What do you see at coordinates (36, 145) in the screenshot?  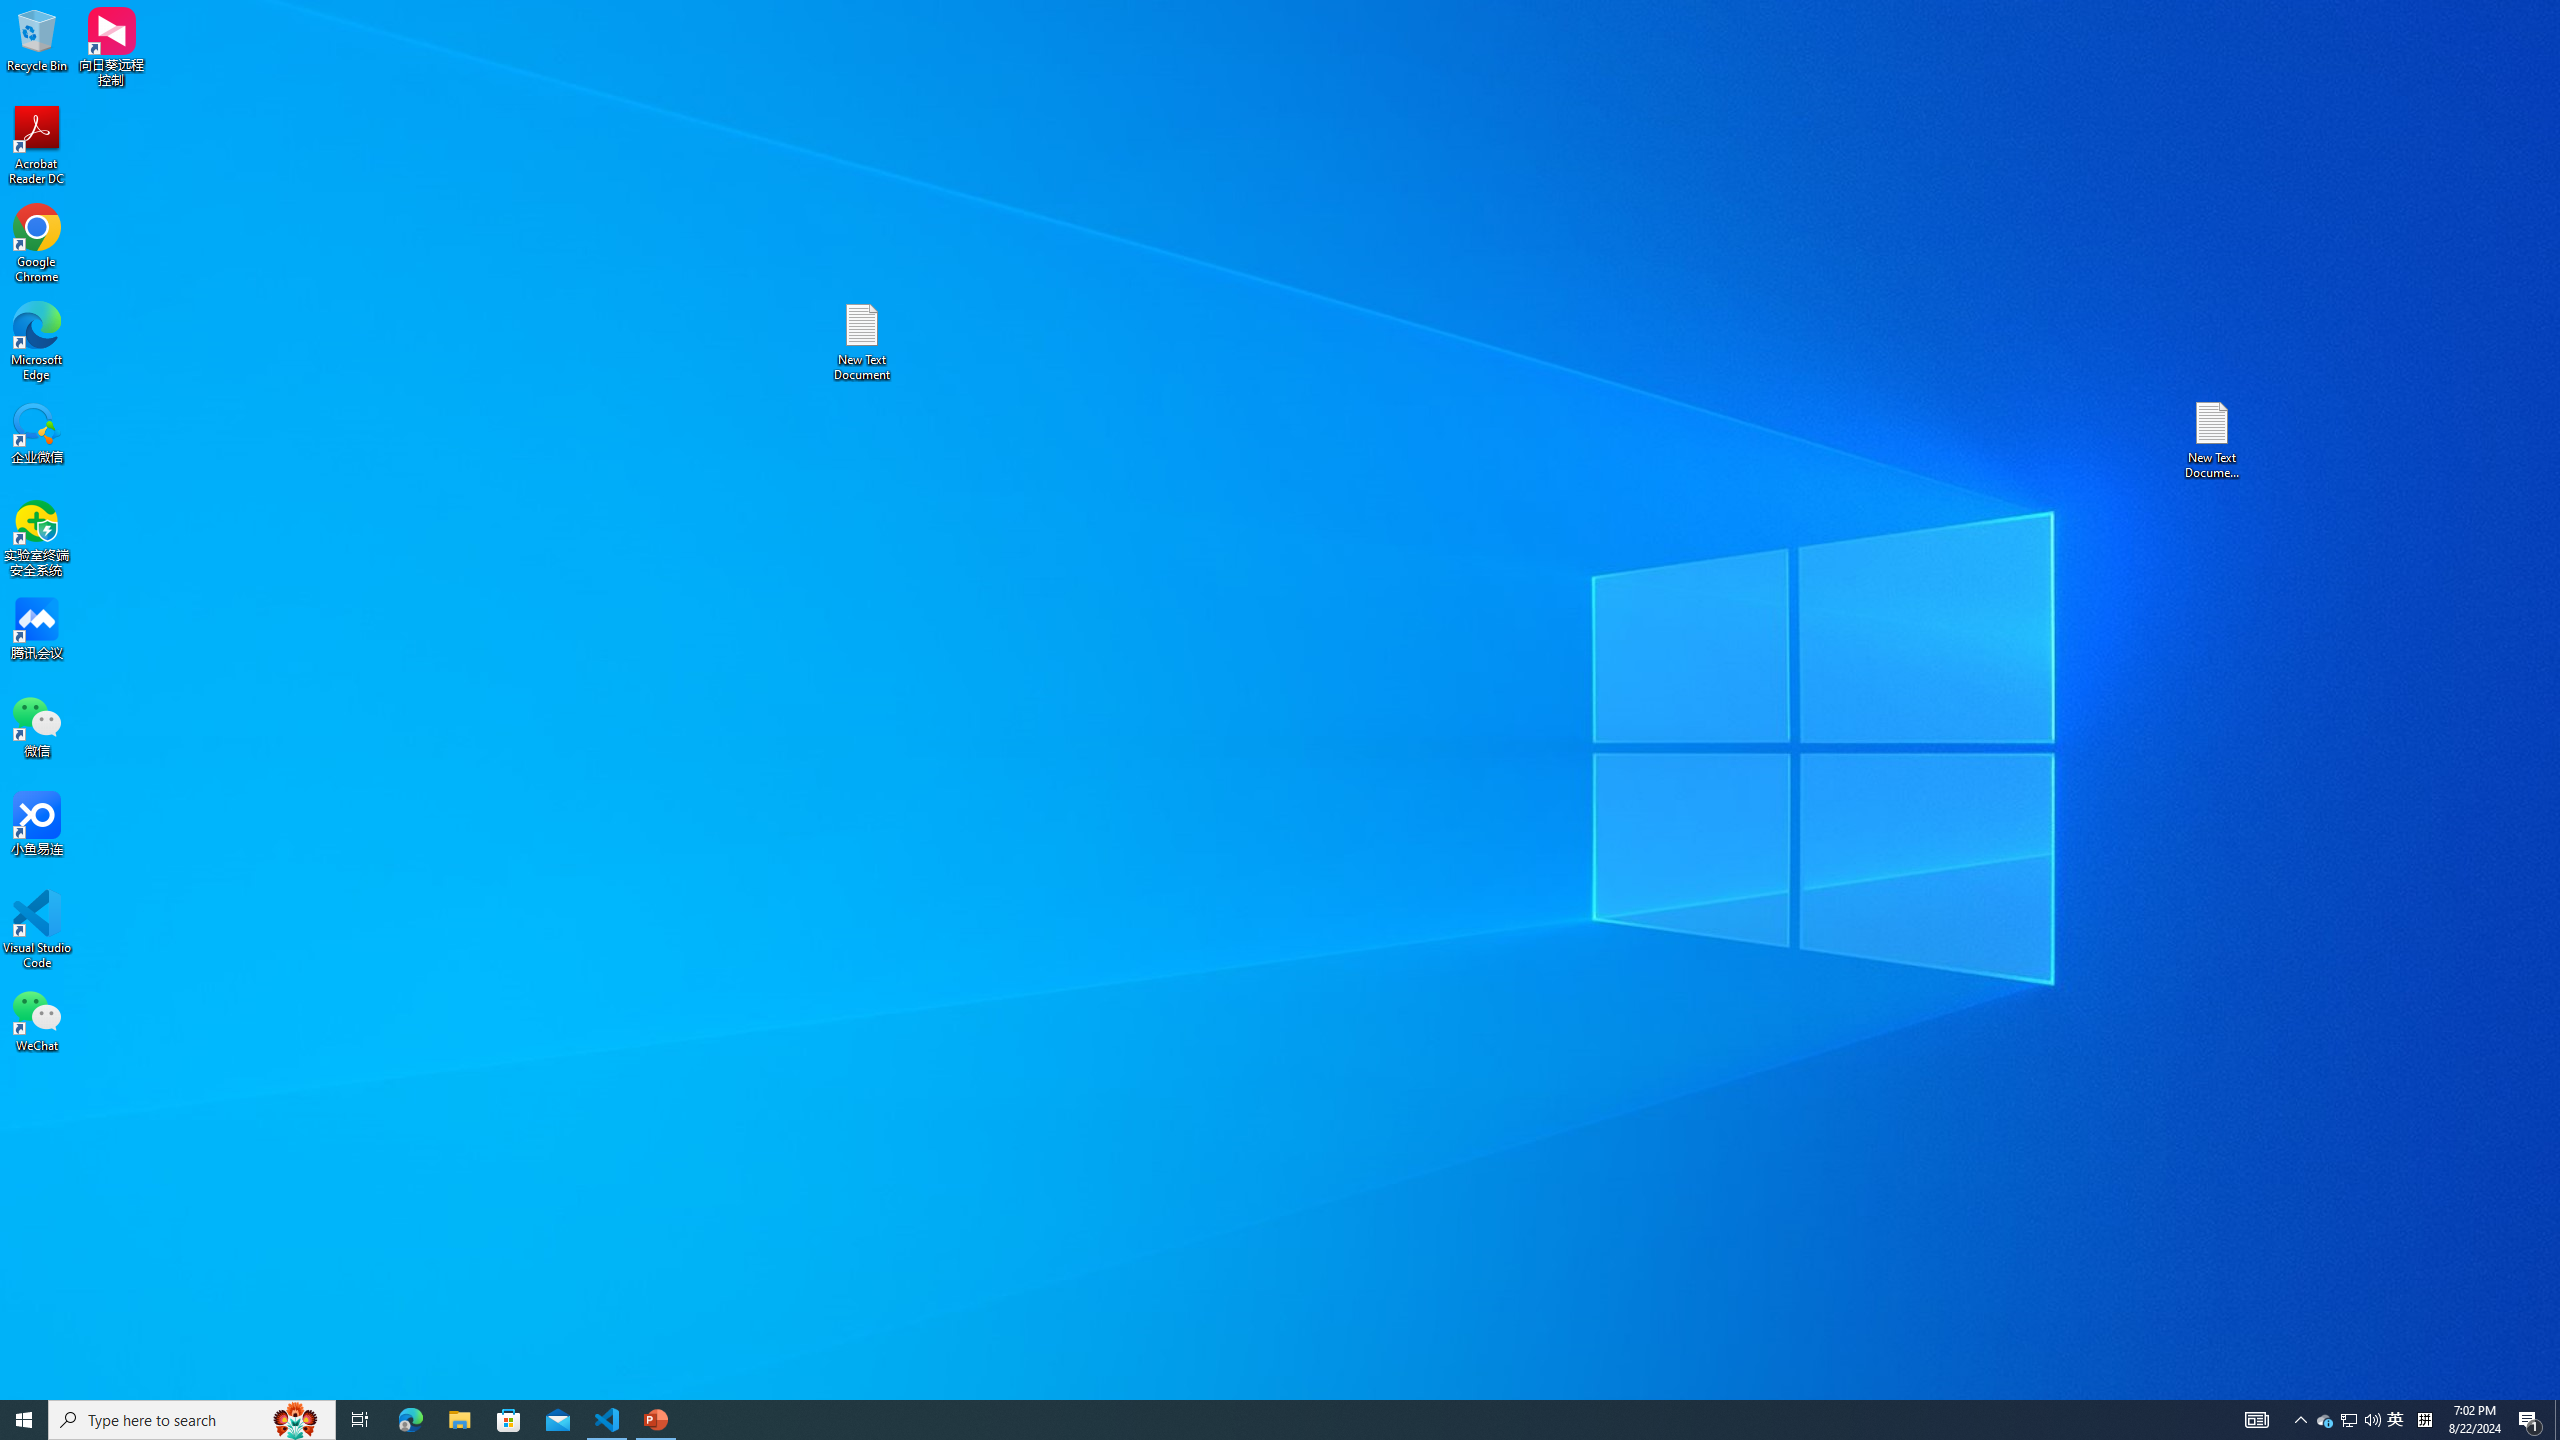 I see `'Acrobat Reader DC'` at bounding box center [36, 145].